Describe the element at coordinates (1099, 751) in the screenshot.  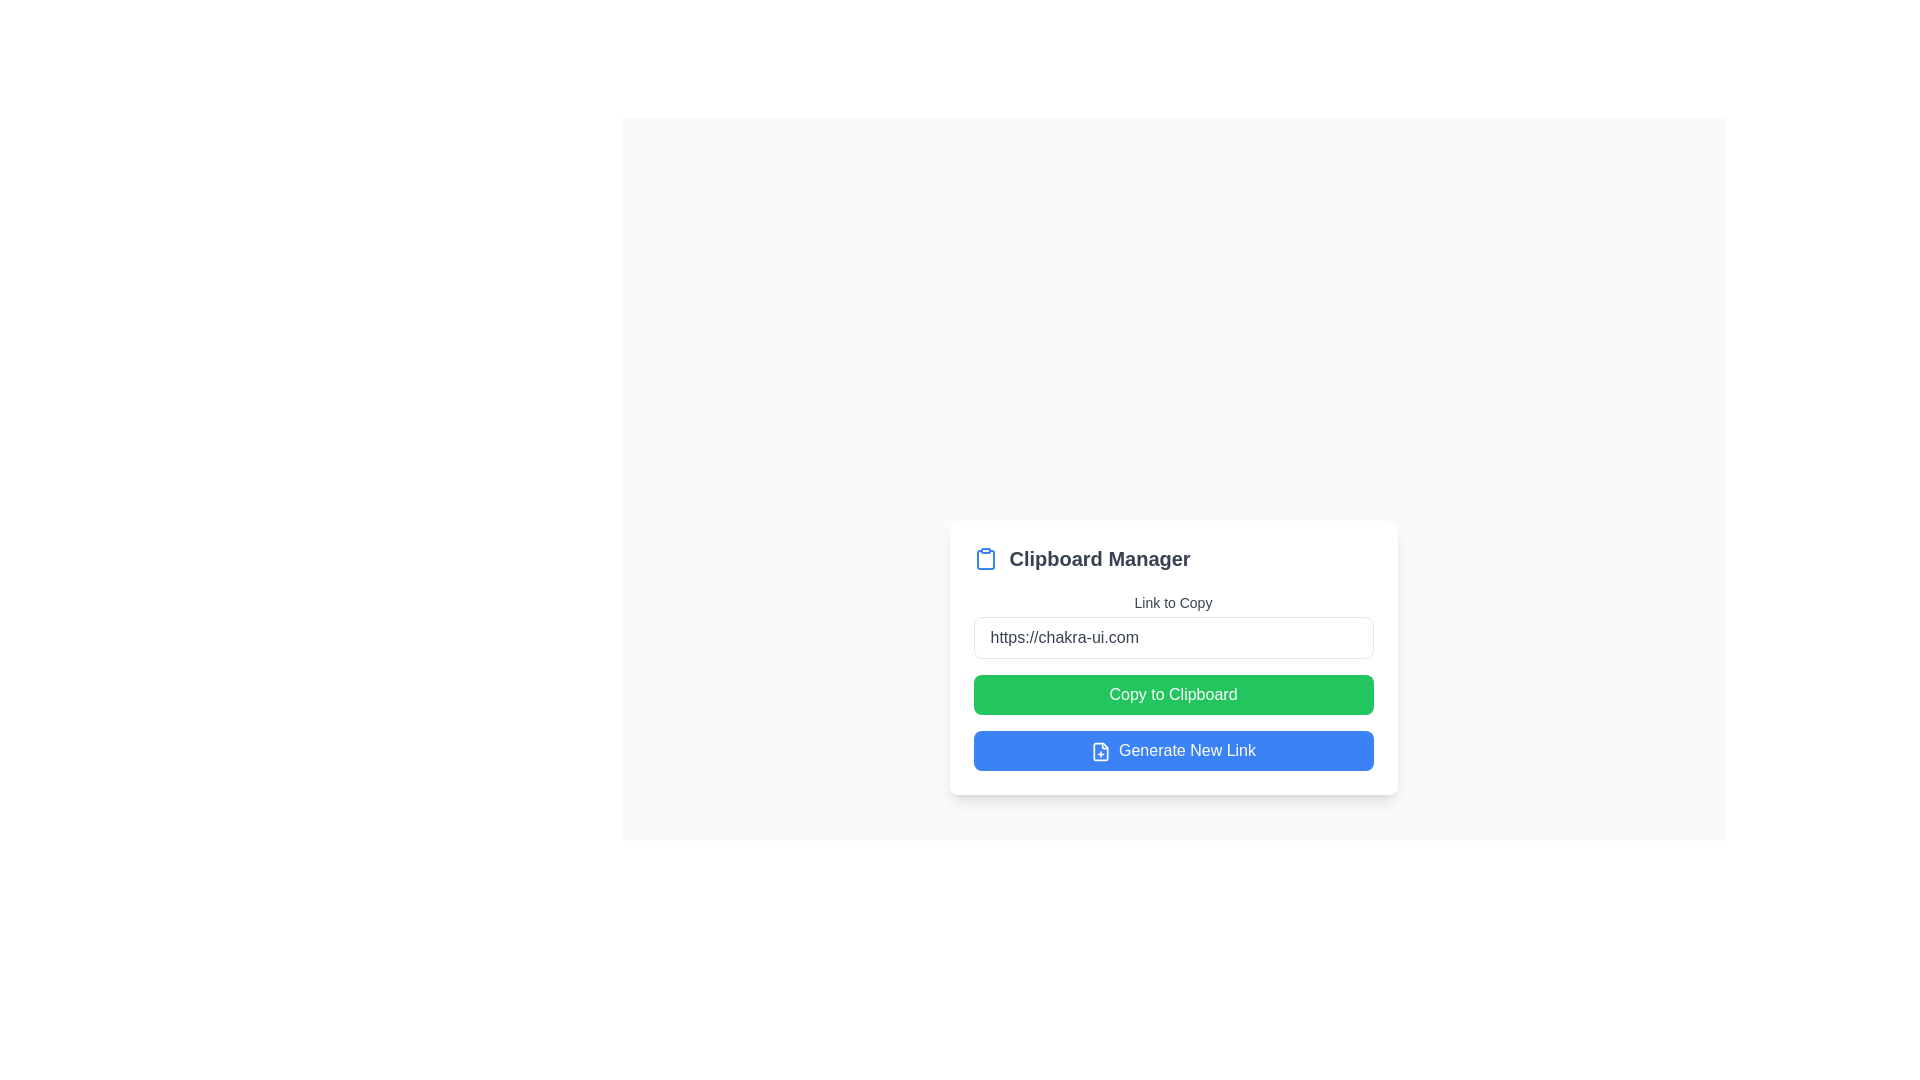
I see `the icon located to the left of the text 'Generate New Link' within the blue rounded button at the bottom of the visible panel` at that location.